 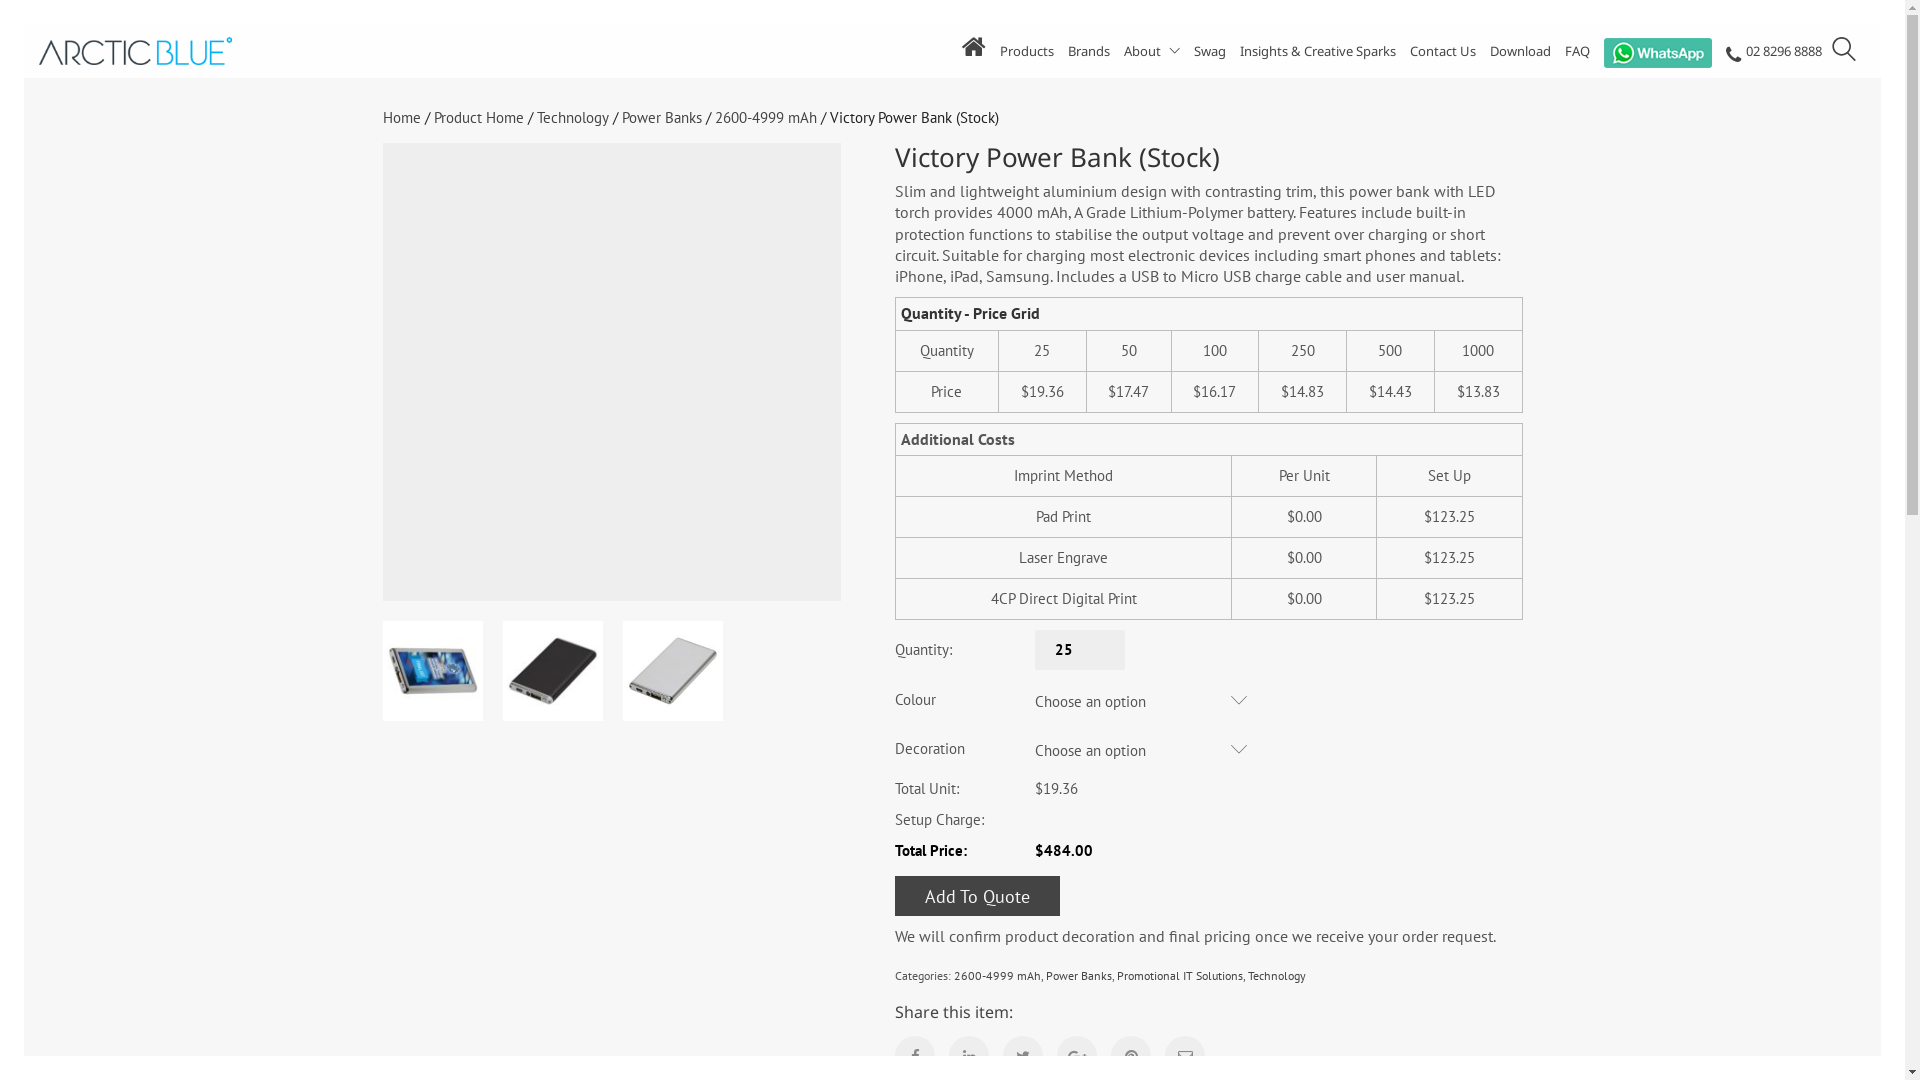 What do you see at coordinates (400, 118) in the screenshot?
I see `'Home'` at bounding box center [400, 118].